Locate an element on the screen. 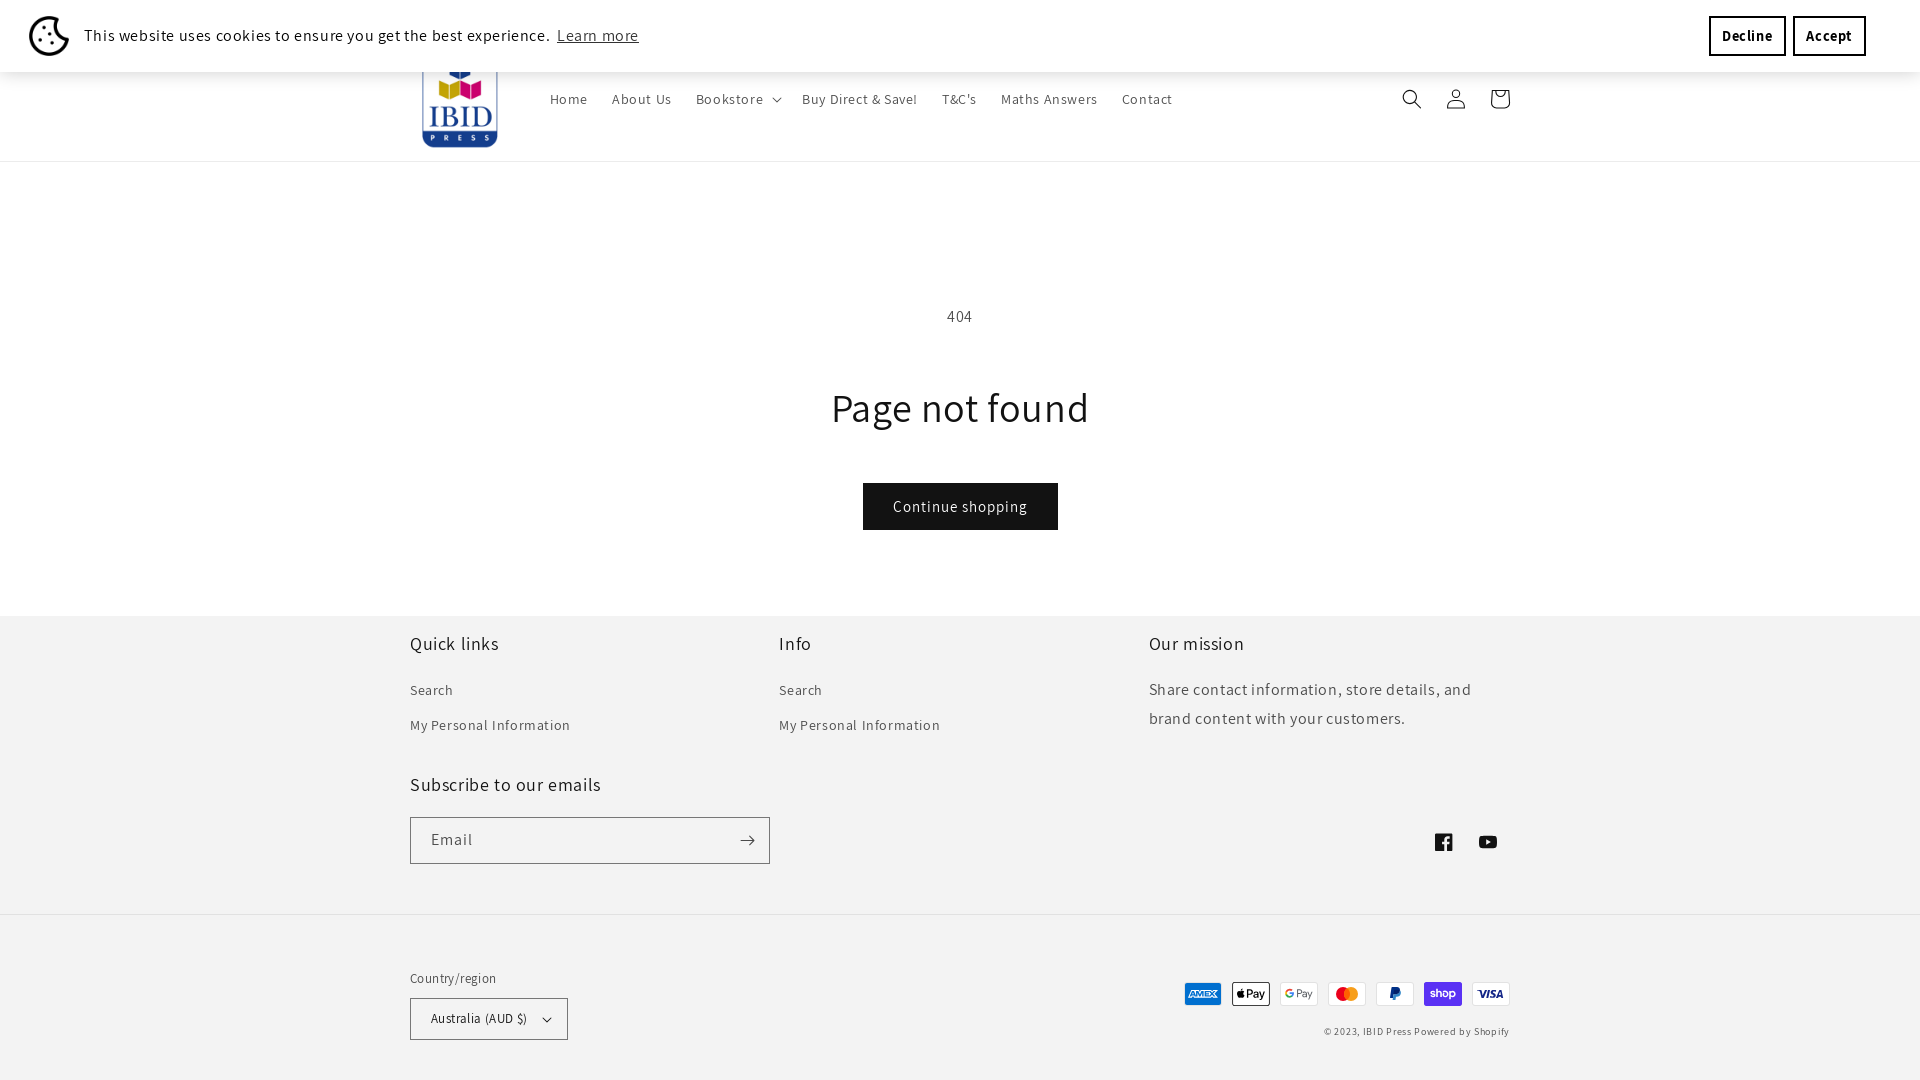 Image resolution: width=1920 pixels, height=1080 pixels. 'Accept' is located at coordinates (1829, 35).